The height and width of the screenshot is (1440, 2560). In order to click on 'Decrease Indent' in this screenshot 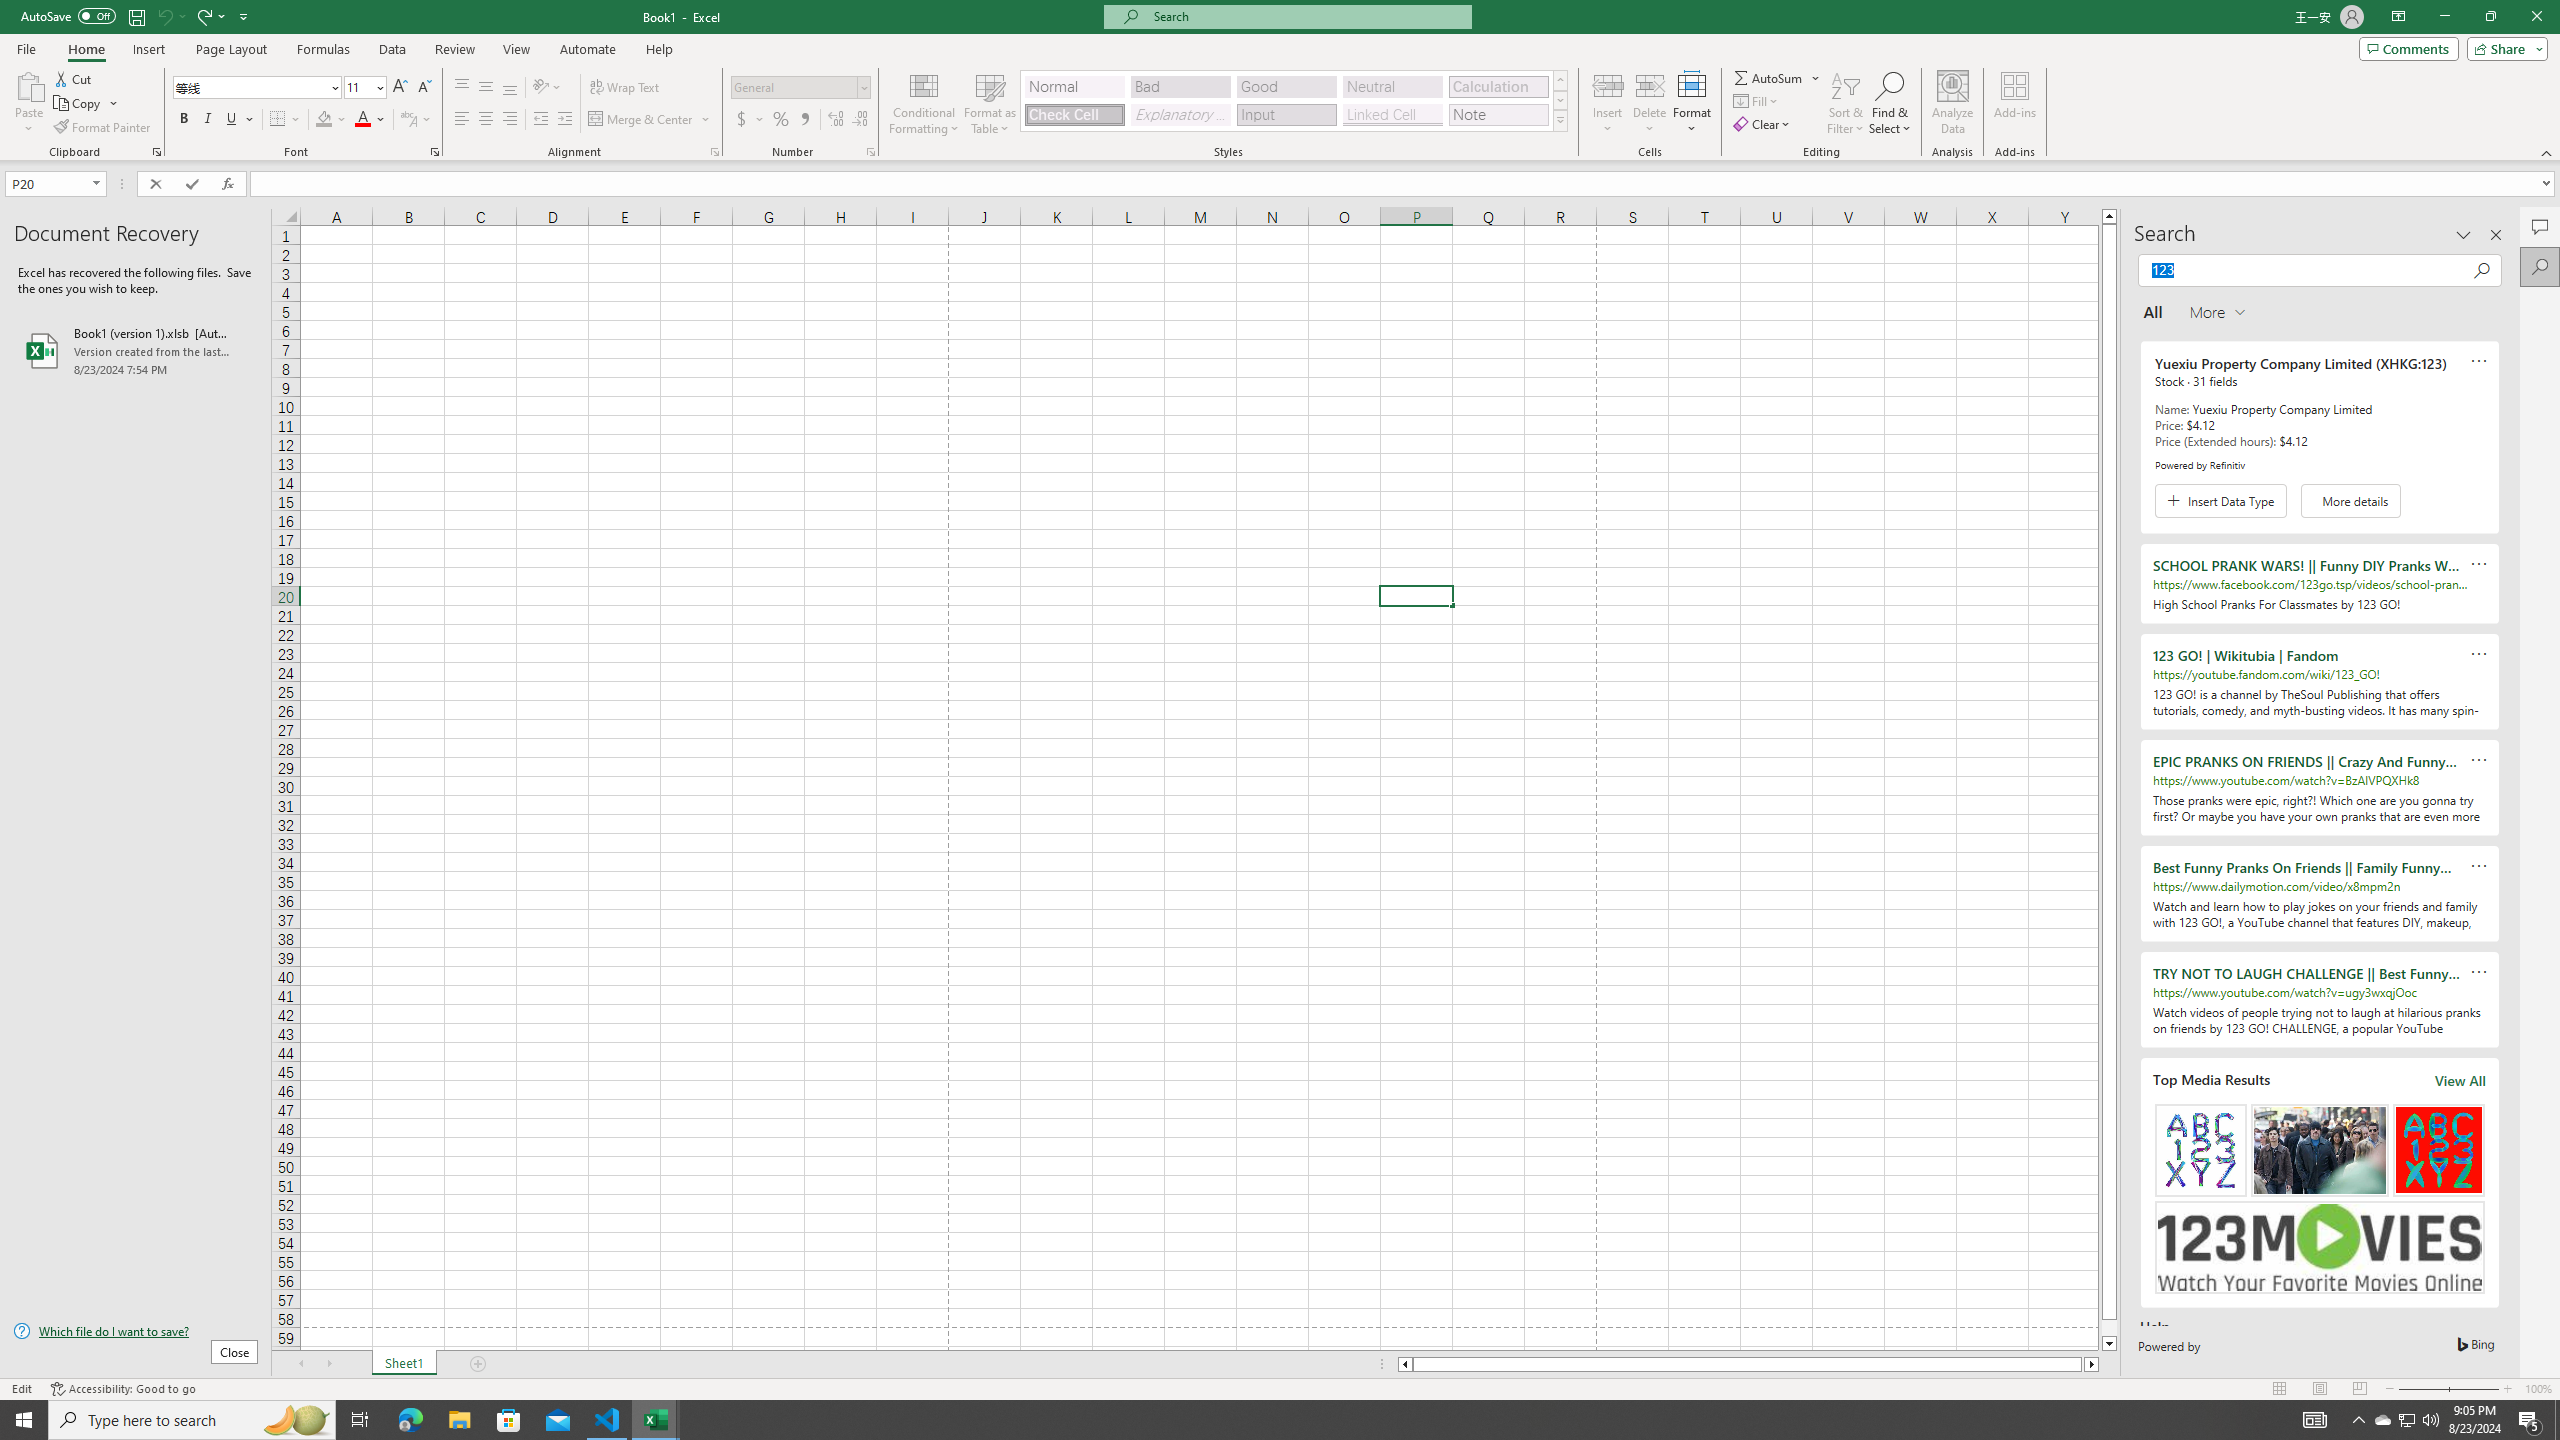, I will do `click(541, 118)`.